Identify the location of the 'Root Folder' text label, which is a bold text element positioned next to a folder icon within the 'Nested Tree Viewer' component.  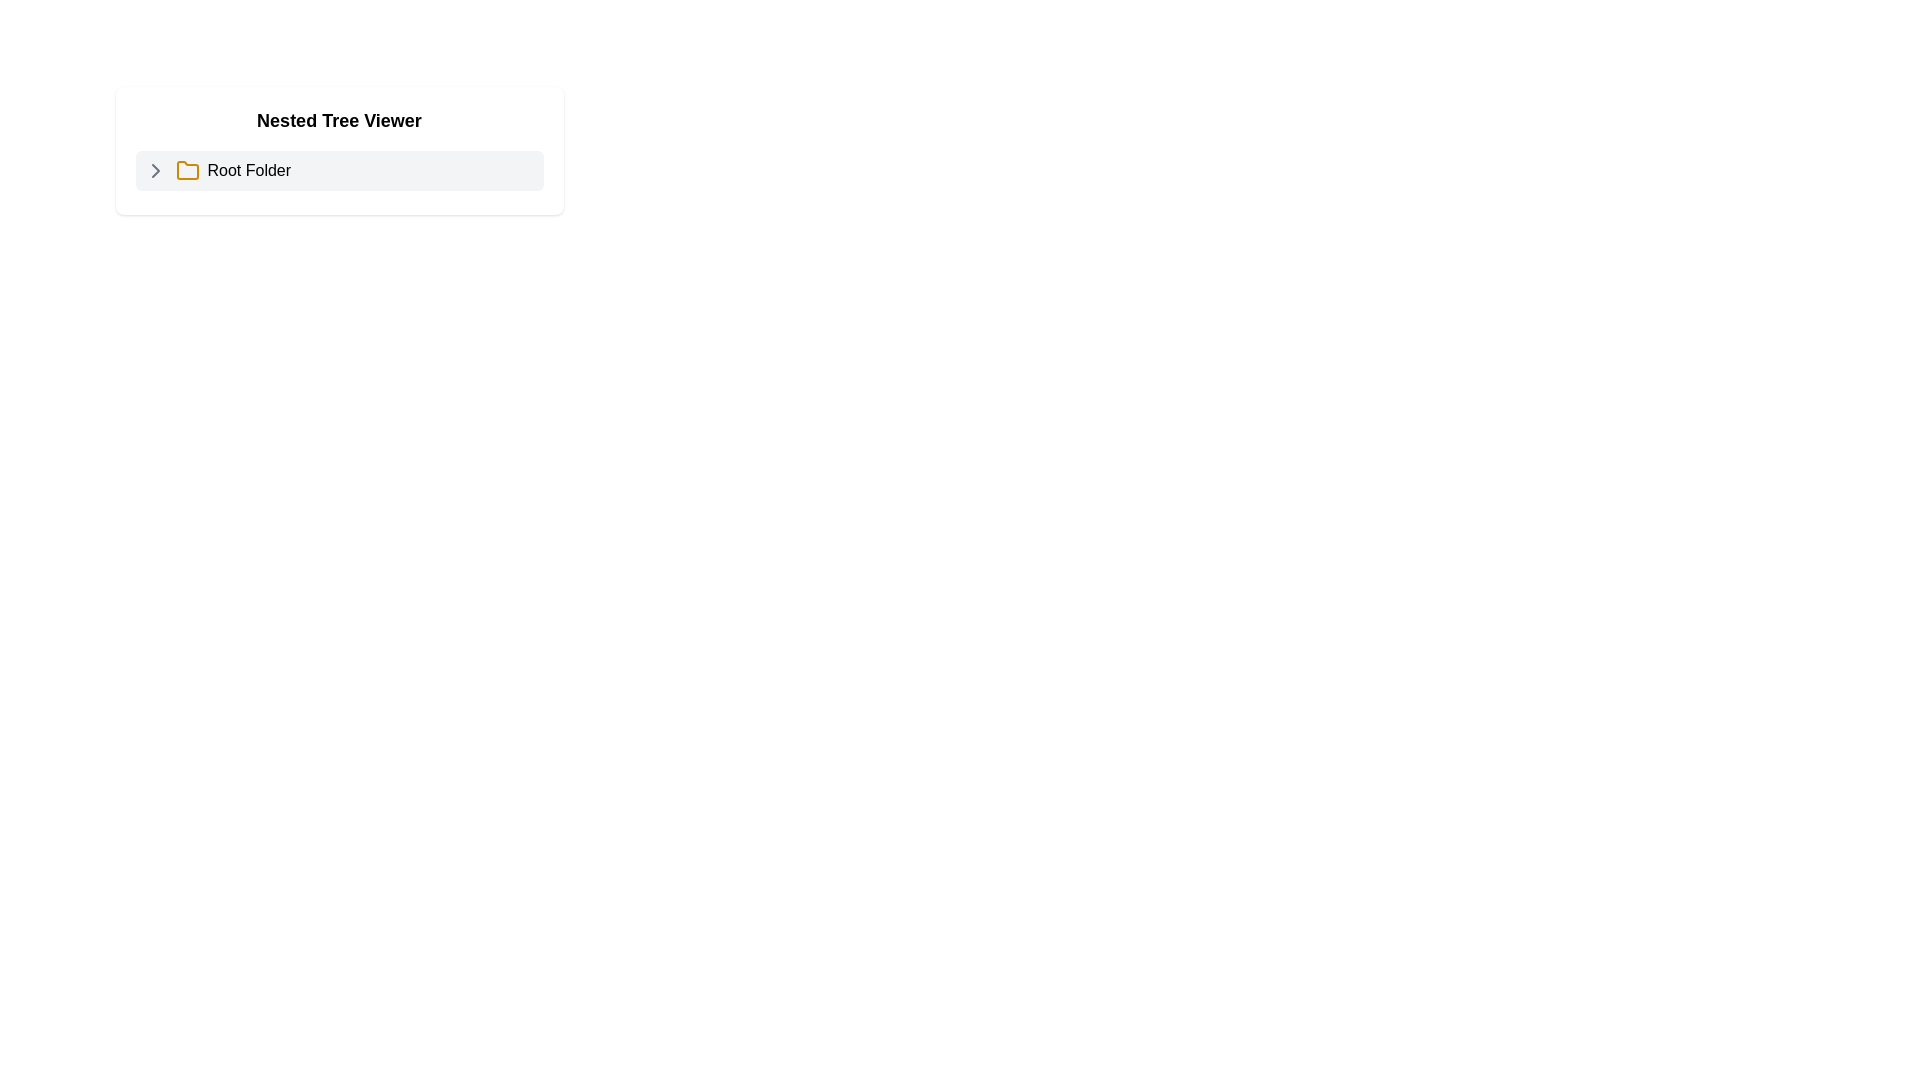
(248, 169).